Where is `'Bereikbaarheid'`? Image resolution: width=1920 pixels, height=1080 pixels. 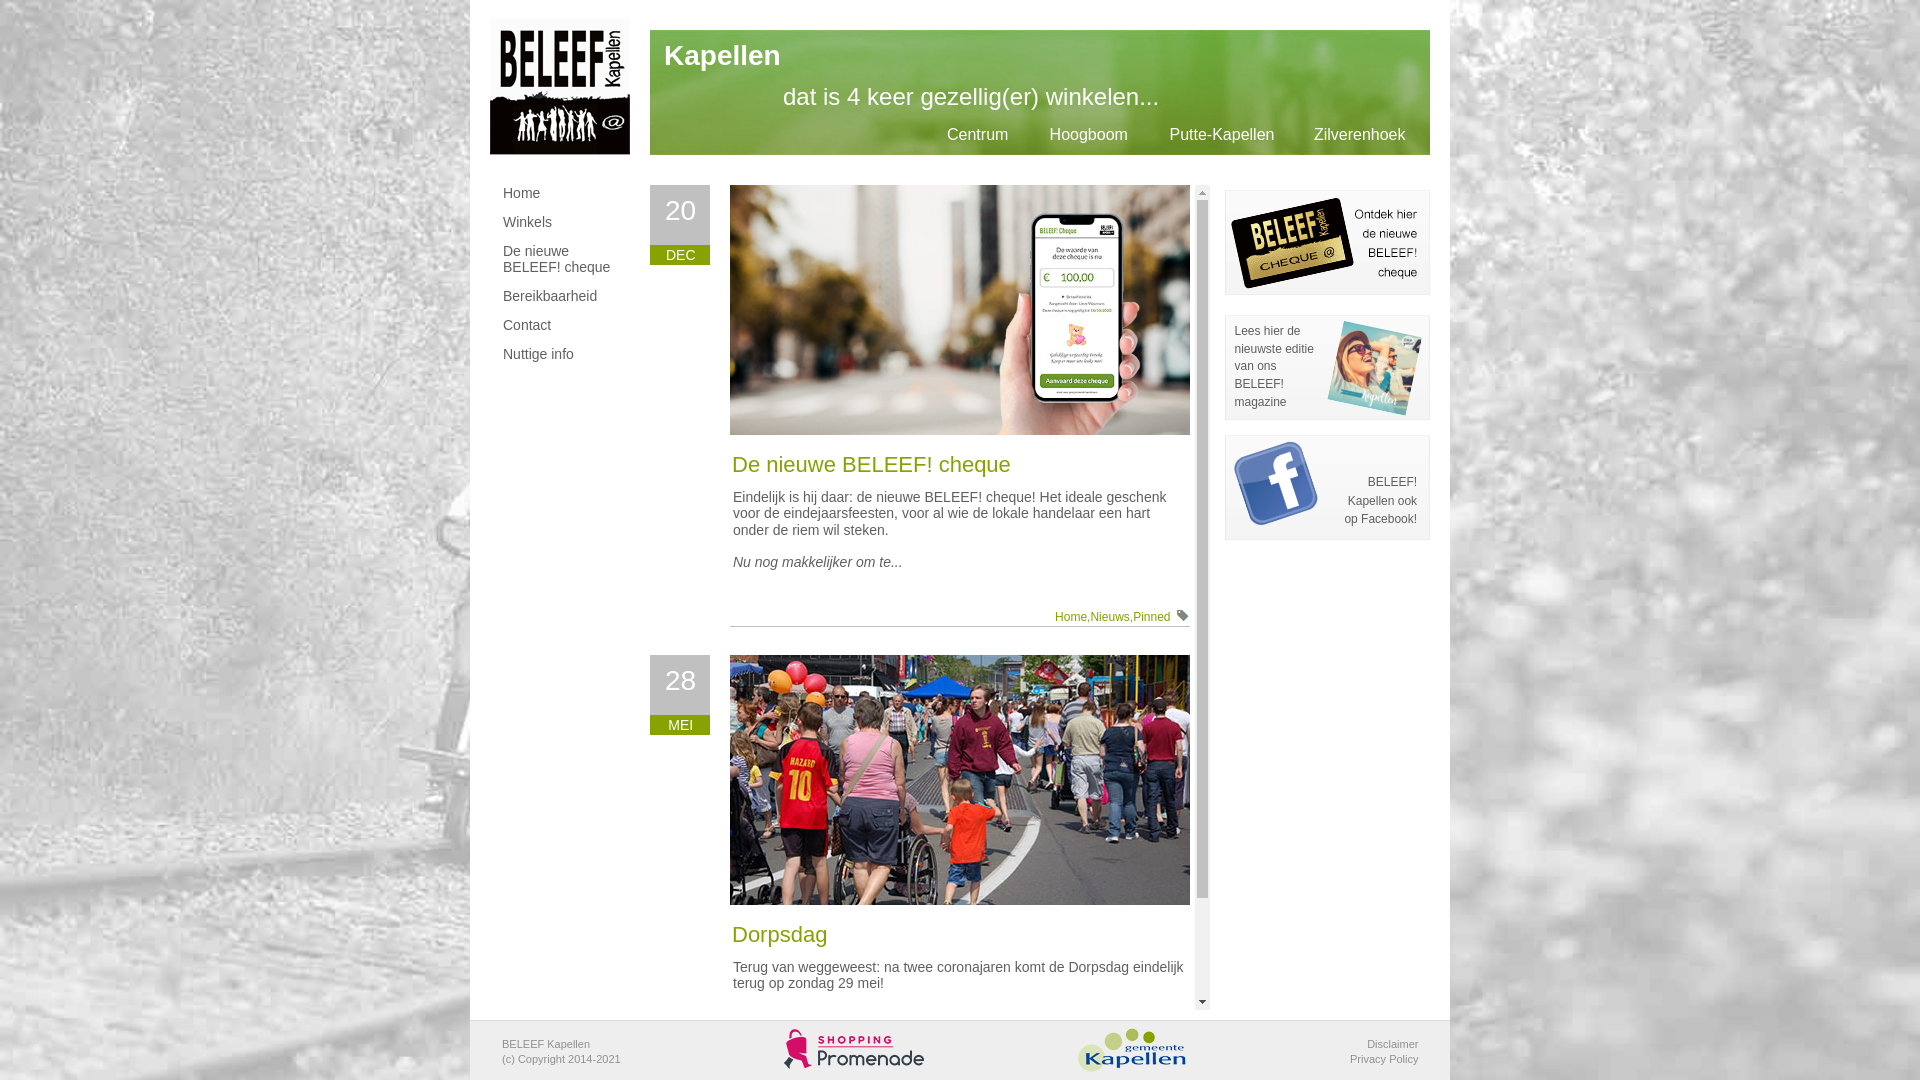 'Bereikbaarheid' is located at coordinates (499, 297).